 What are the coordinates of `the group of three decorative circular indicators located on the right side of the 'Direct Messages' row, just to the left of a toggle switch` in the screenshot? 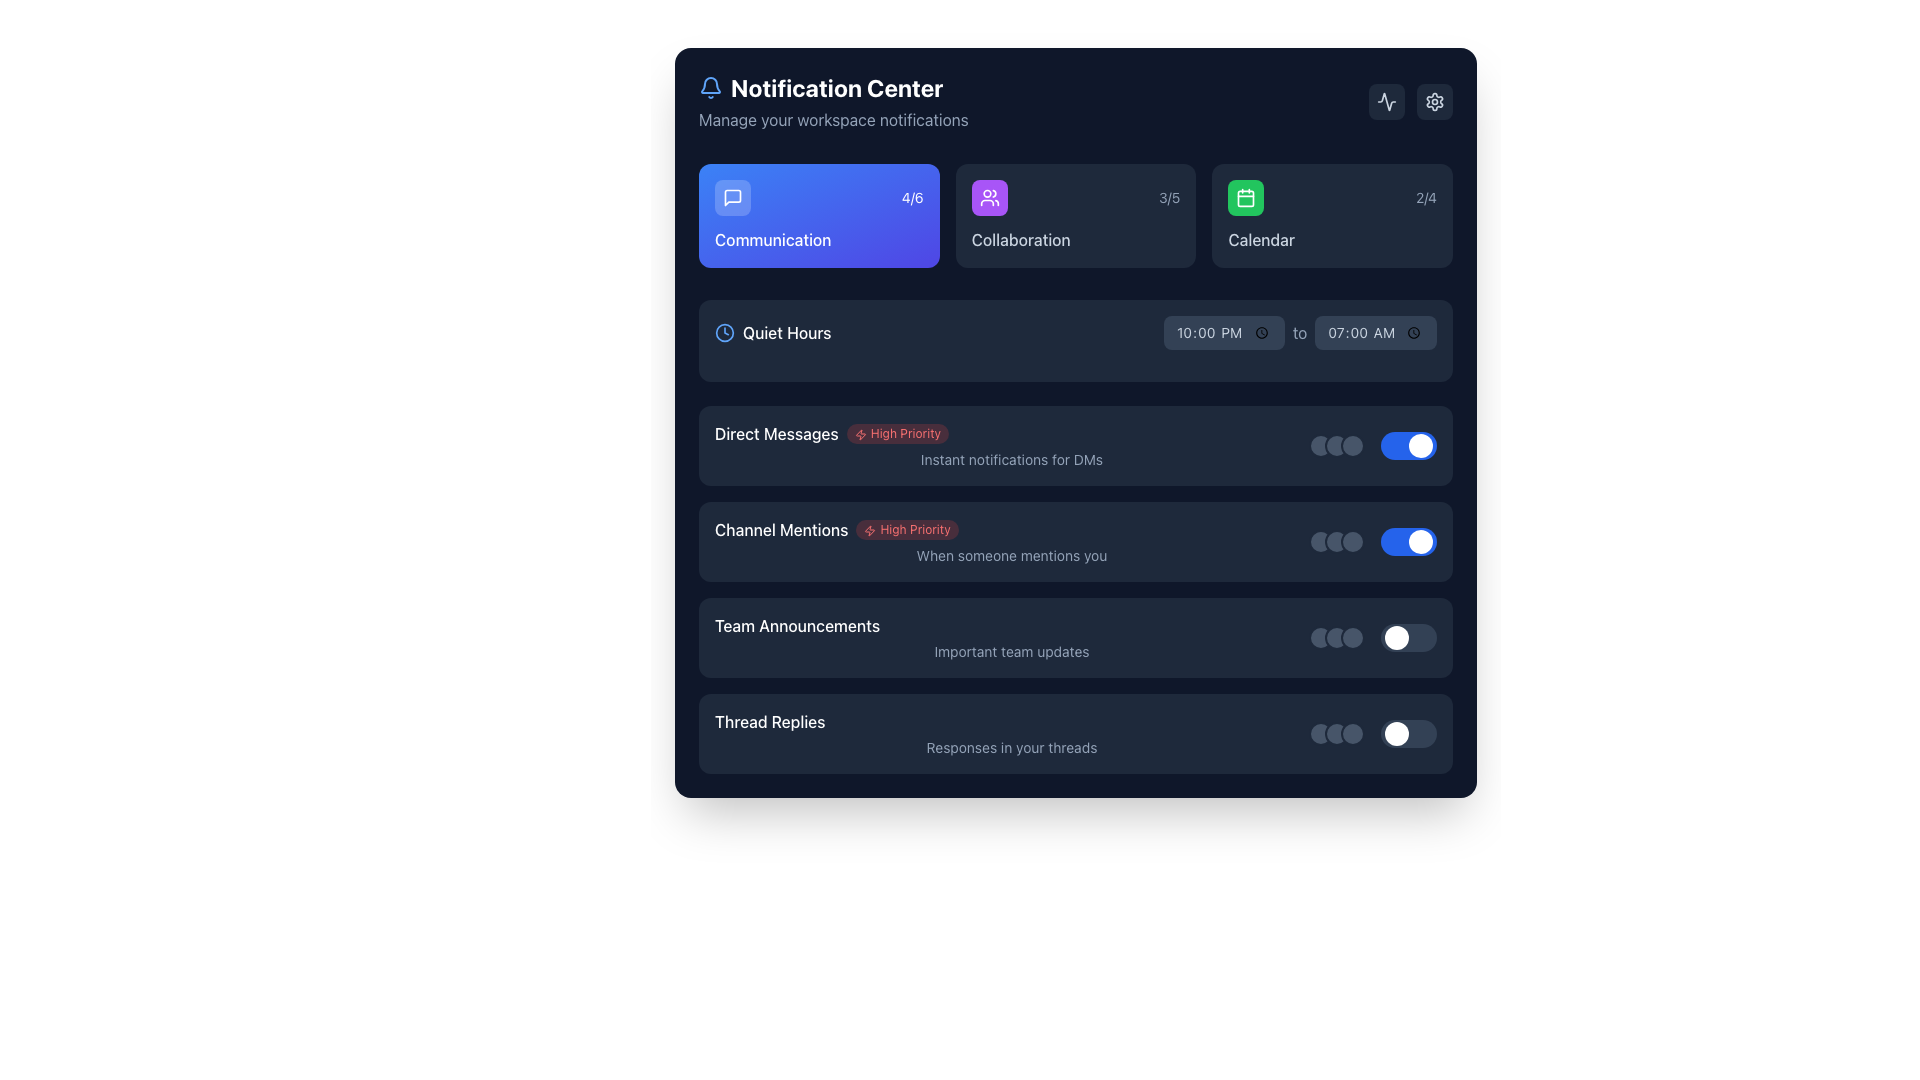 It's located at (1337, 445).